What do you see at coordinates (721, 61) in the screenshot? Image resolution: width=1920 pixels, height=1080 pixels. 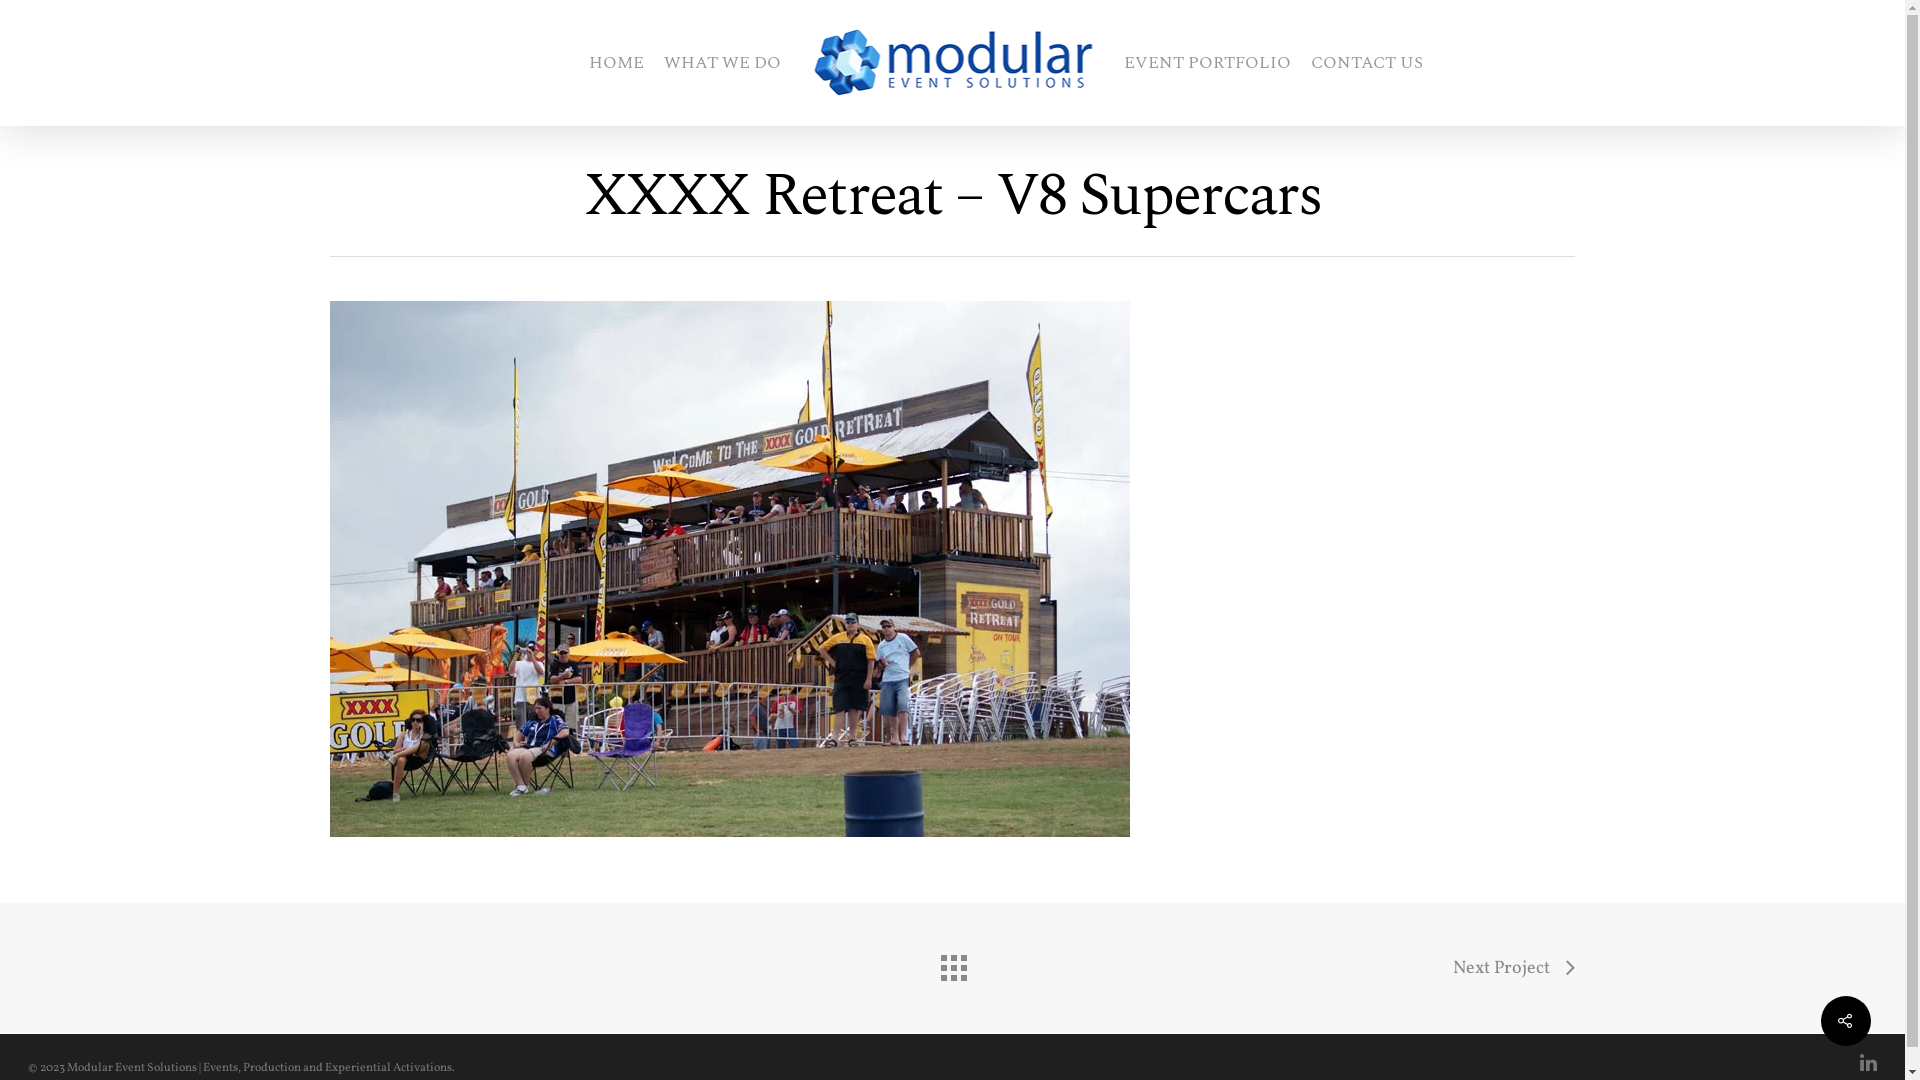 I see `'WHAT WE DO'` at bounding box center [721, 61].